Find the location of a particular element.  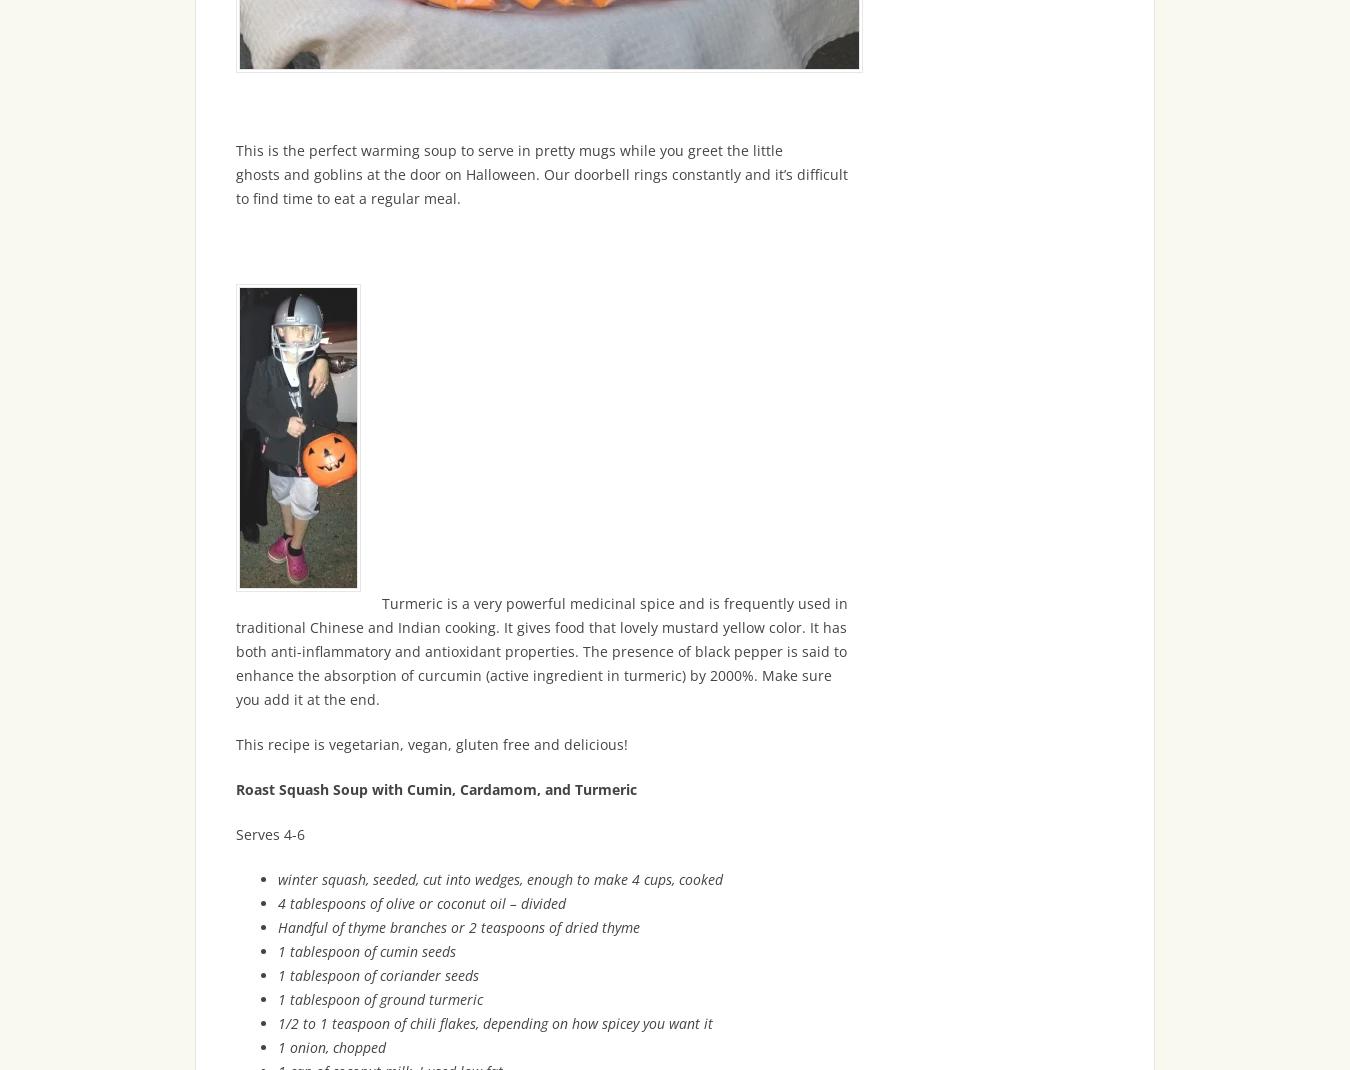

'This recipe is vegetarian, vegan, gluten free and delicious!' is located at coordinates (432, 743).